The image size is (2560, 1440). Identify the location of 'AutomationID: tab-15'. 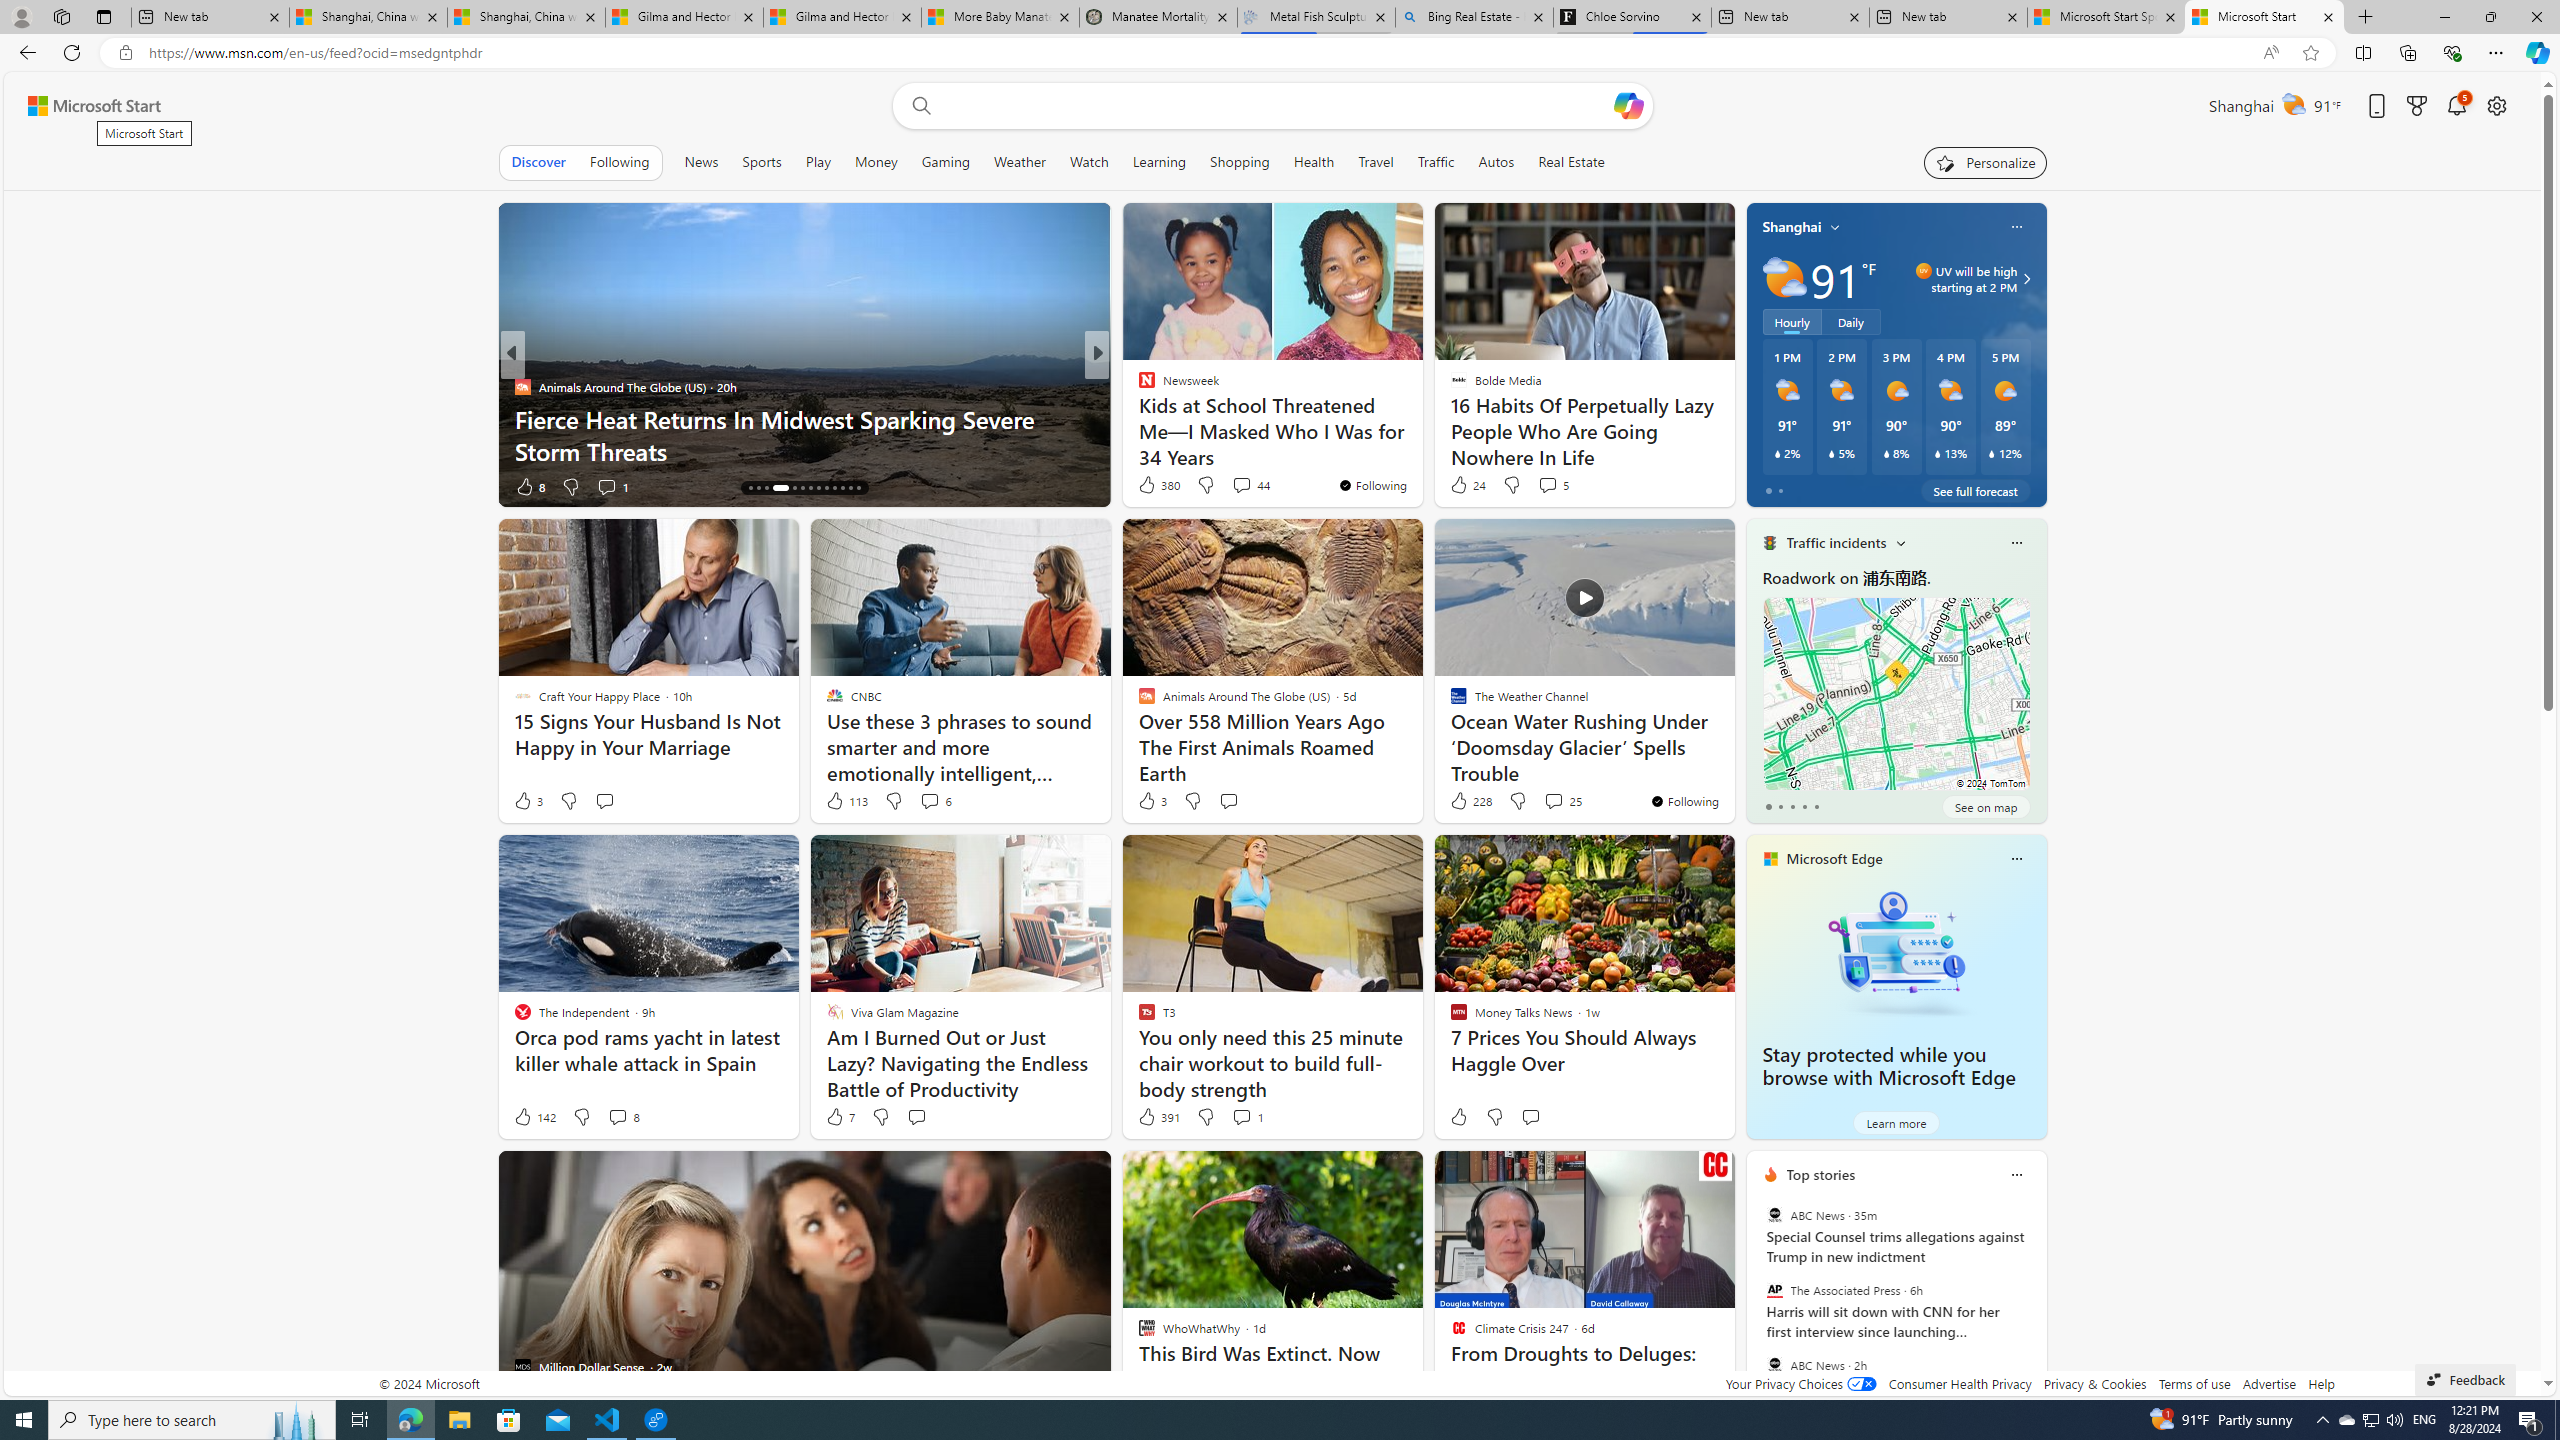
(758, 487).